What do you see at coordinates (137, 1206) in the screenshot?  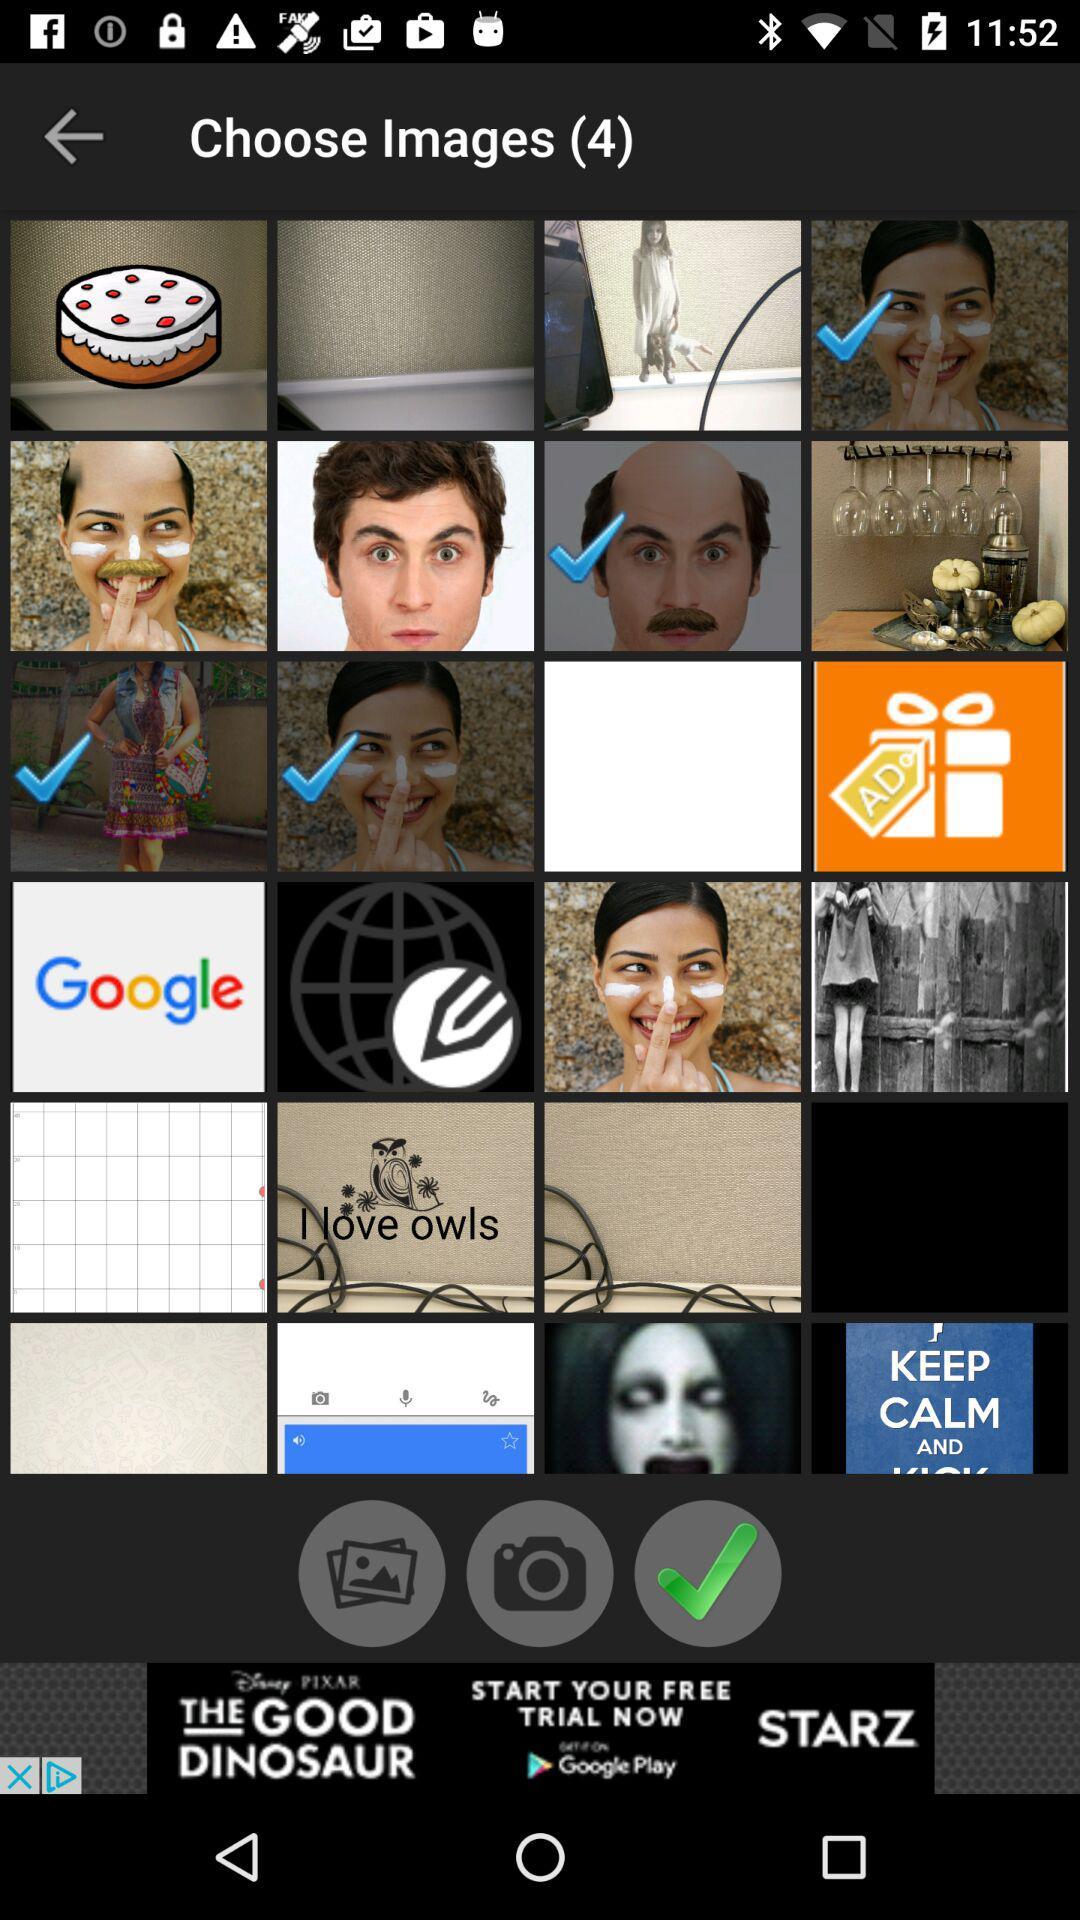 I see `this tile` at bounding box center [137, 1206].